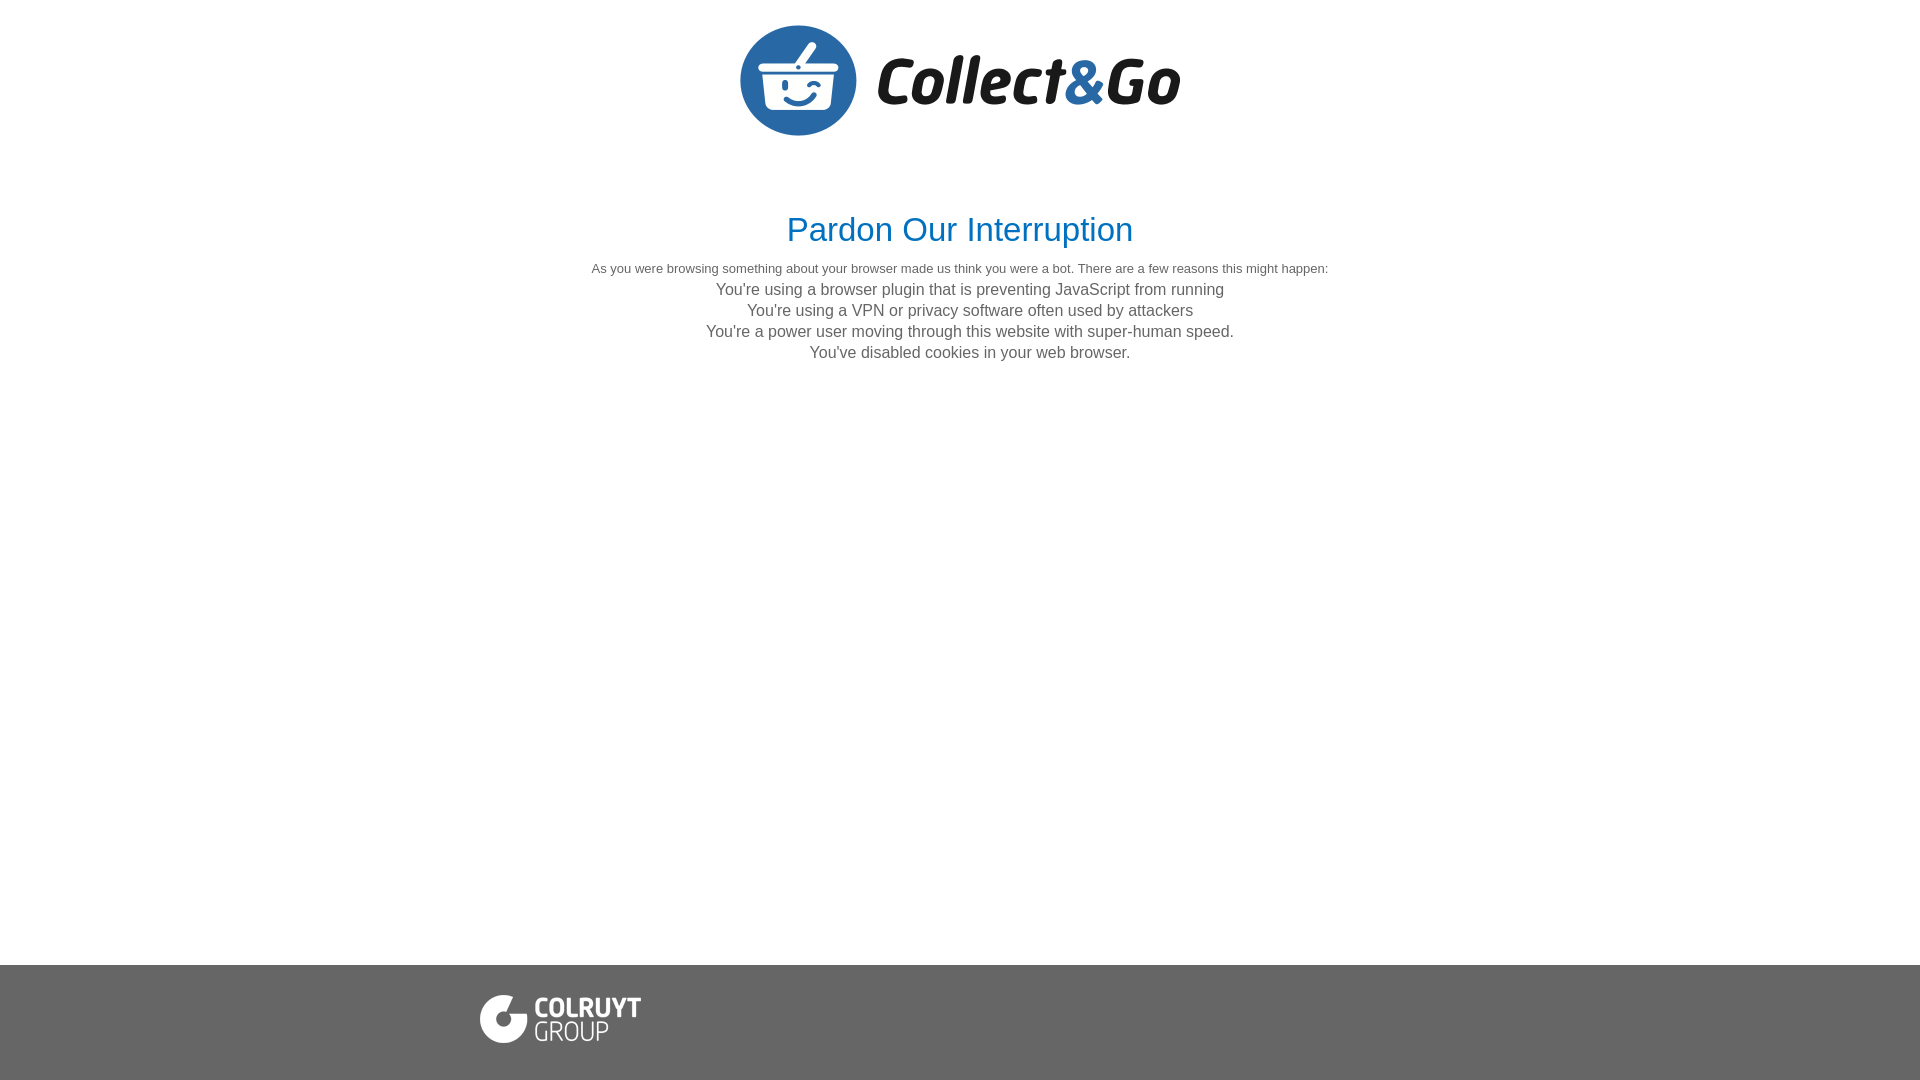  Describe the element at coordinates (872, 289) in the screenshot. I see `'browser plugin'` at that location.